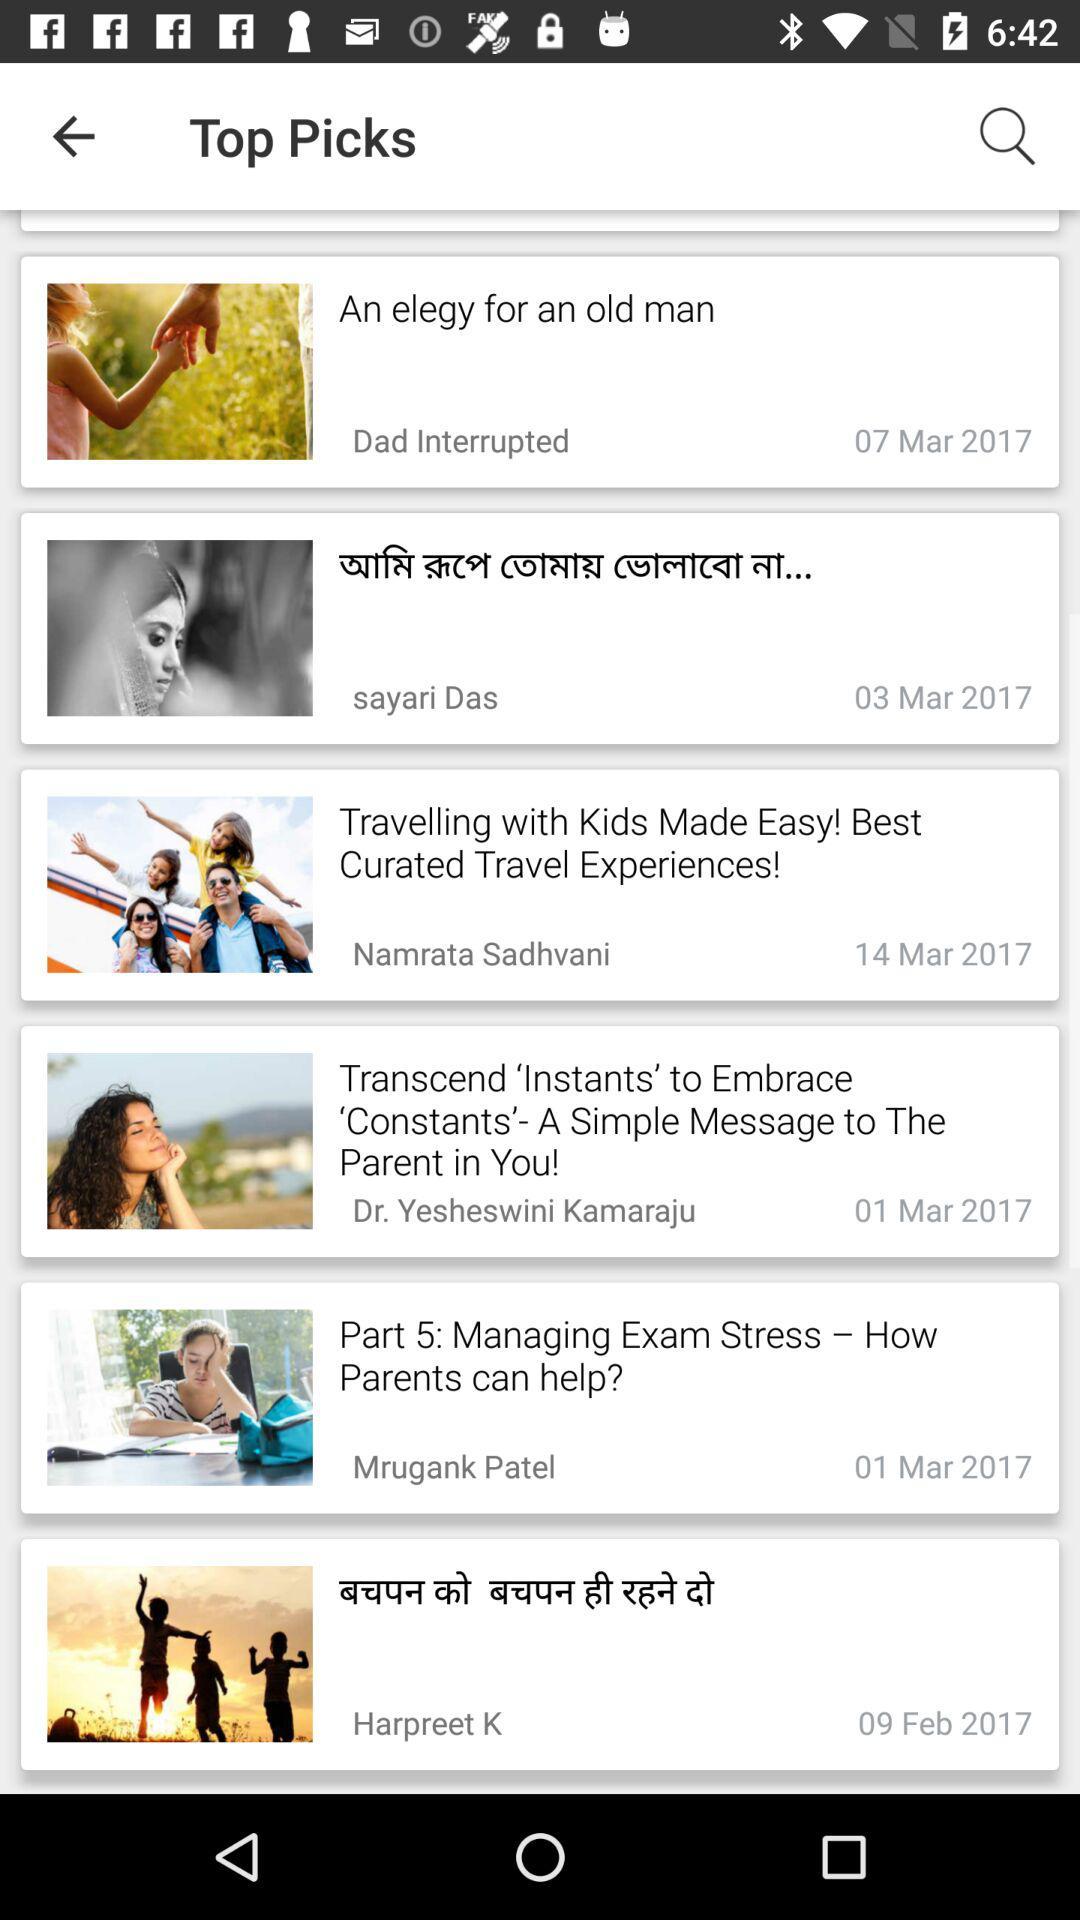 This screenshot has width=1080, height=1920. What do you see at coordinates (454, 1460) in the screenshot?
I see `the mrugank patel item` at bounding box center [454, 1460].